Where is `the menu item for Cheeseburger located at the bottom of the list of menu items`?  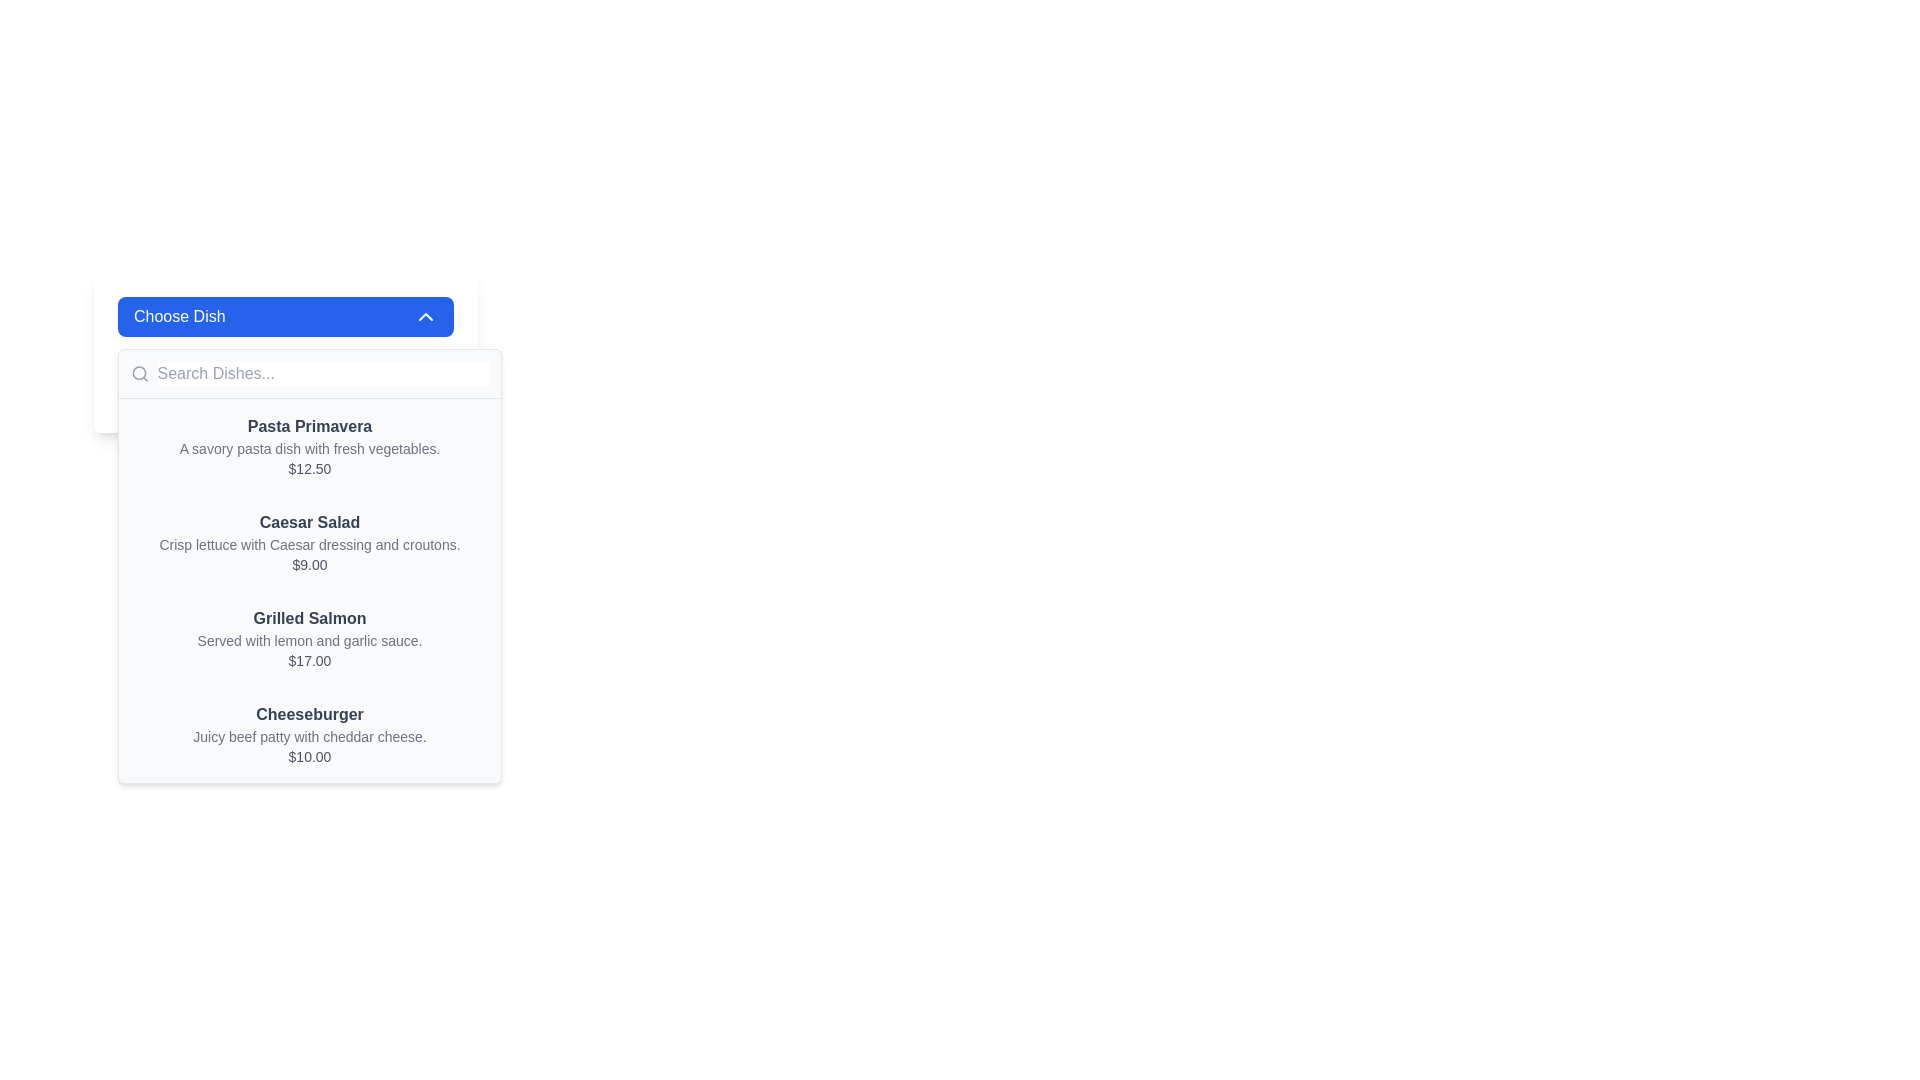 the menu item for Cheeseburger located at the bottom of the list of menu items is located at coordinates (309, 735).